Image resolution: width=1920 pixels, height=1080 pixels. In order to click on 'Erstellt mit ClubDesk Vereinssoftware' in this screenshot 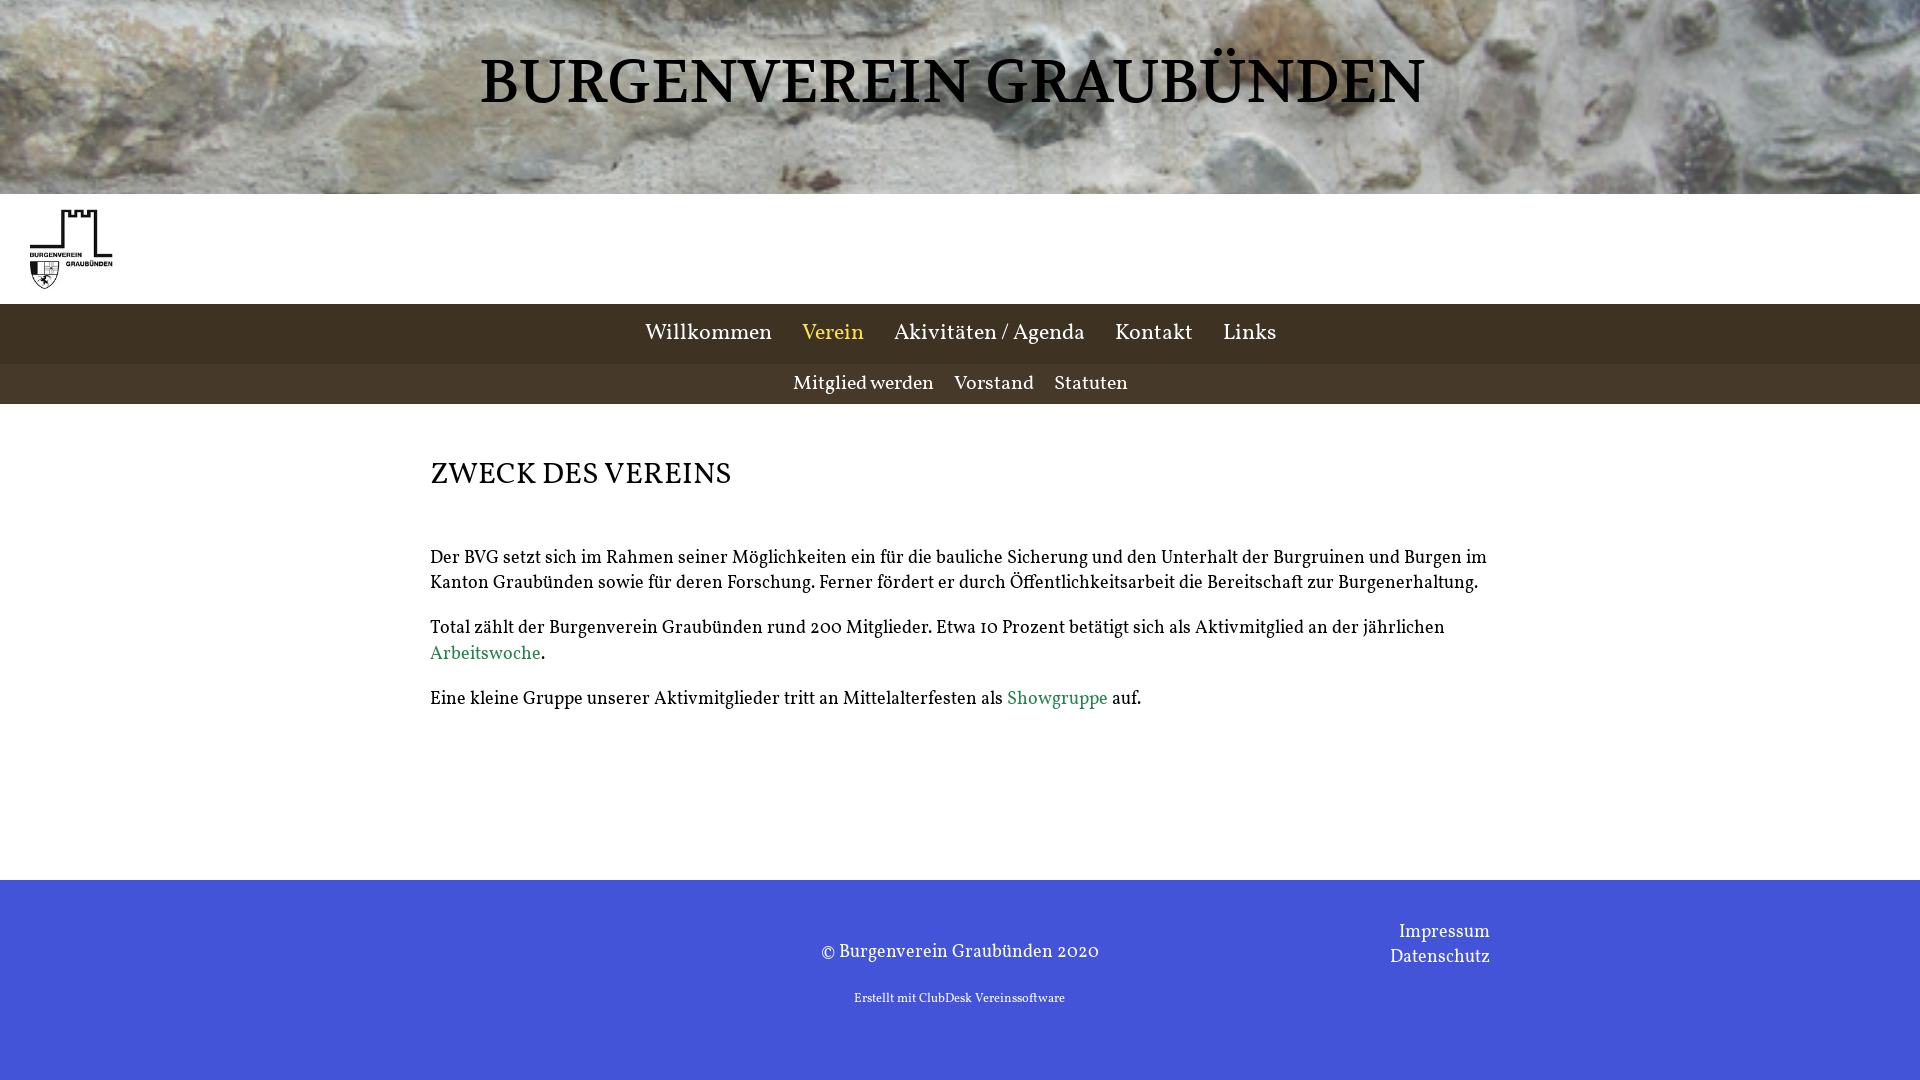, I will do `click(958, 999)`.